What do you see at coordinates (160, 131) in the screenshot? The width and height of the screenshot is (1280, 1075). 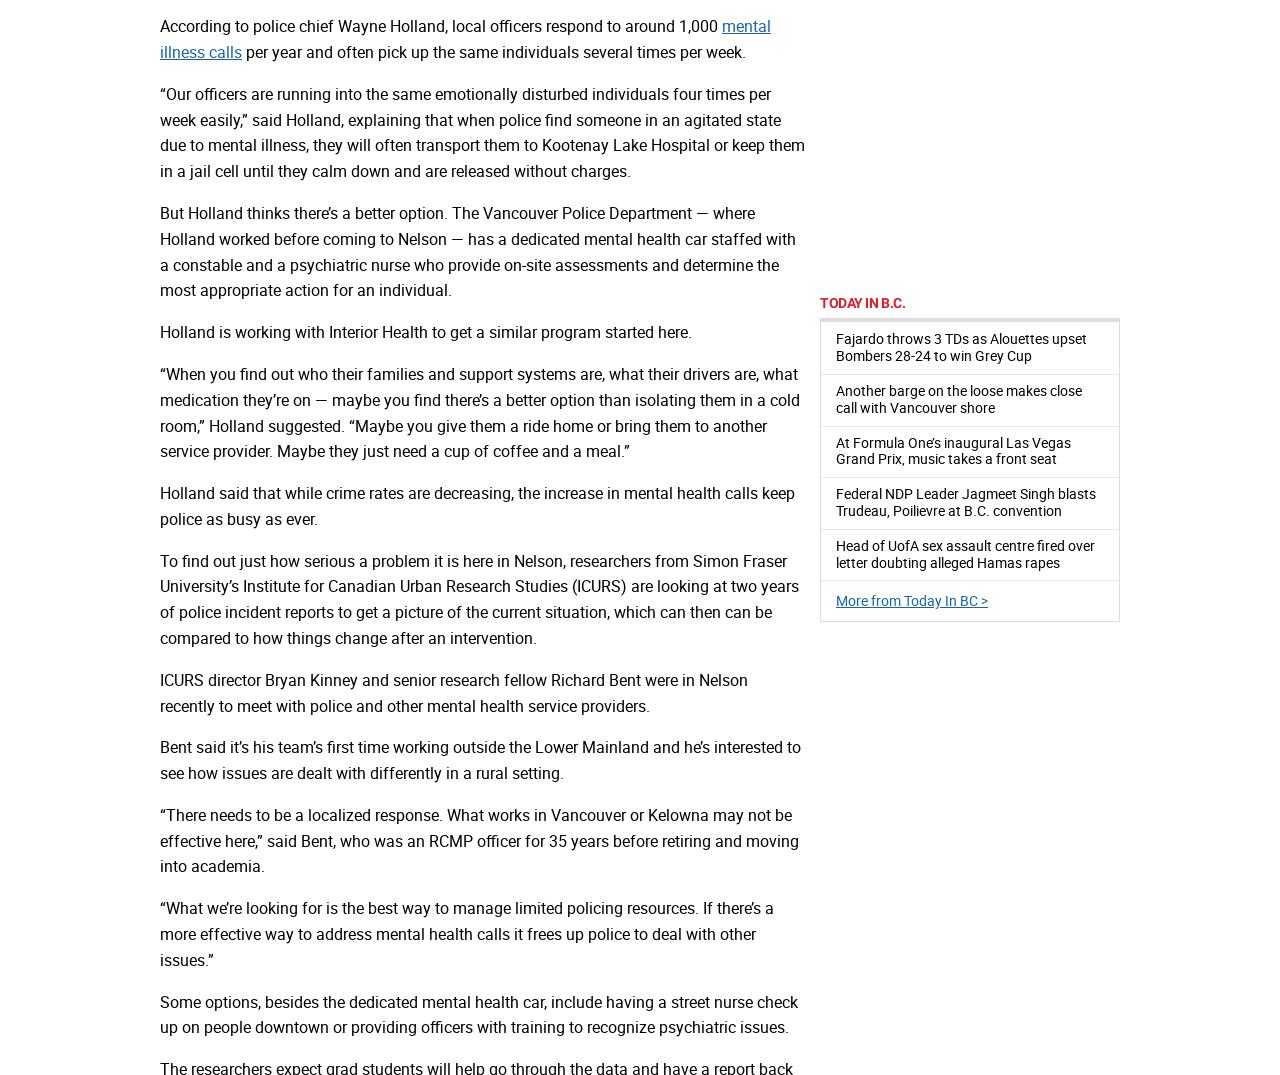 I see `'“Our officers are running into the same emotionally disturbed individuals four times per week easily,” said Holland, explaining that when police find someone in an agitated state due to mental illness, they will often transport them to Kootenay Lake Hospital or keep them in a jail cell until they calm down and are released without charges.'` at bounding box center [160, 131].